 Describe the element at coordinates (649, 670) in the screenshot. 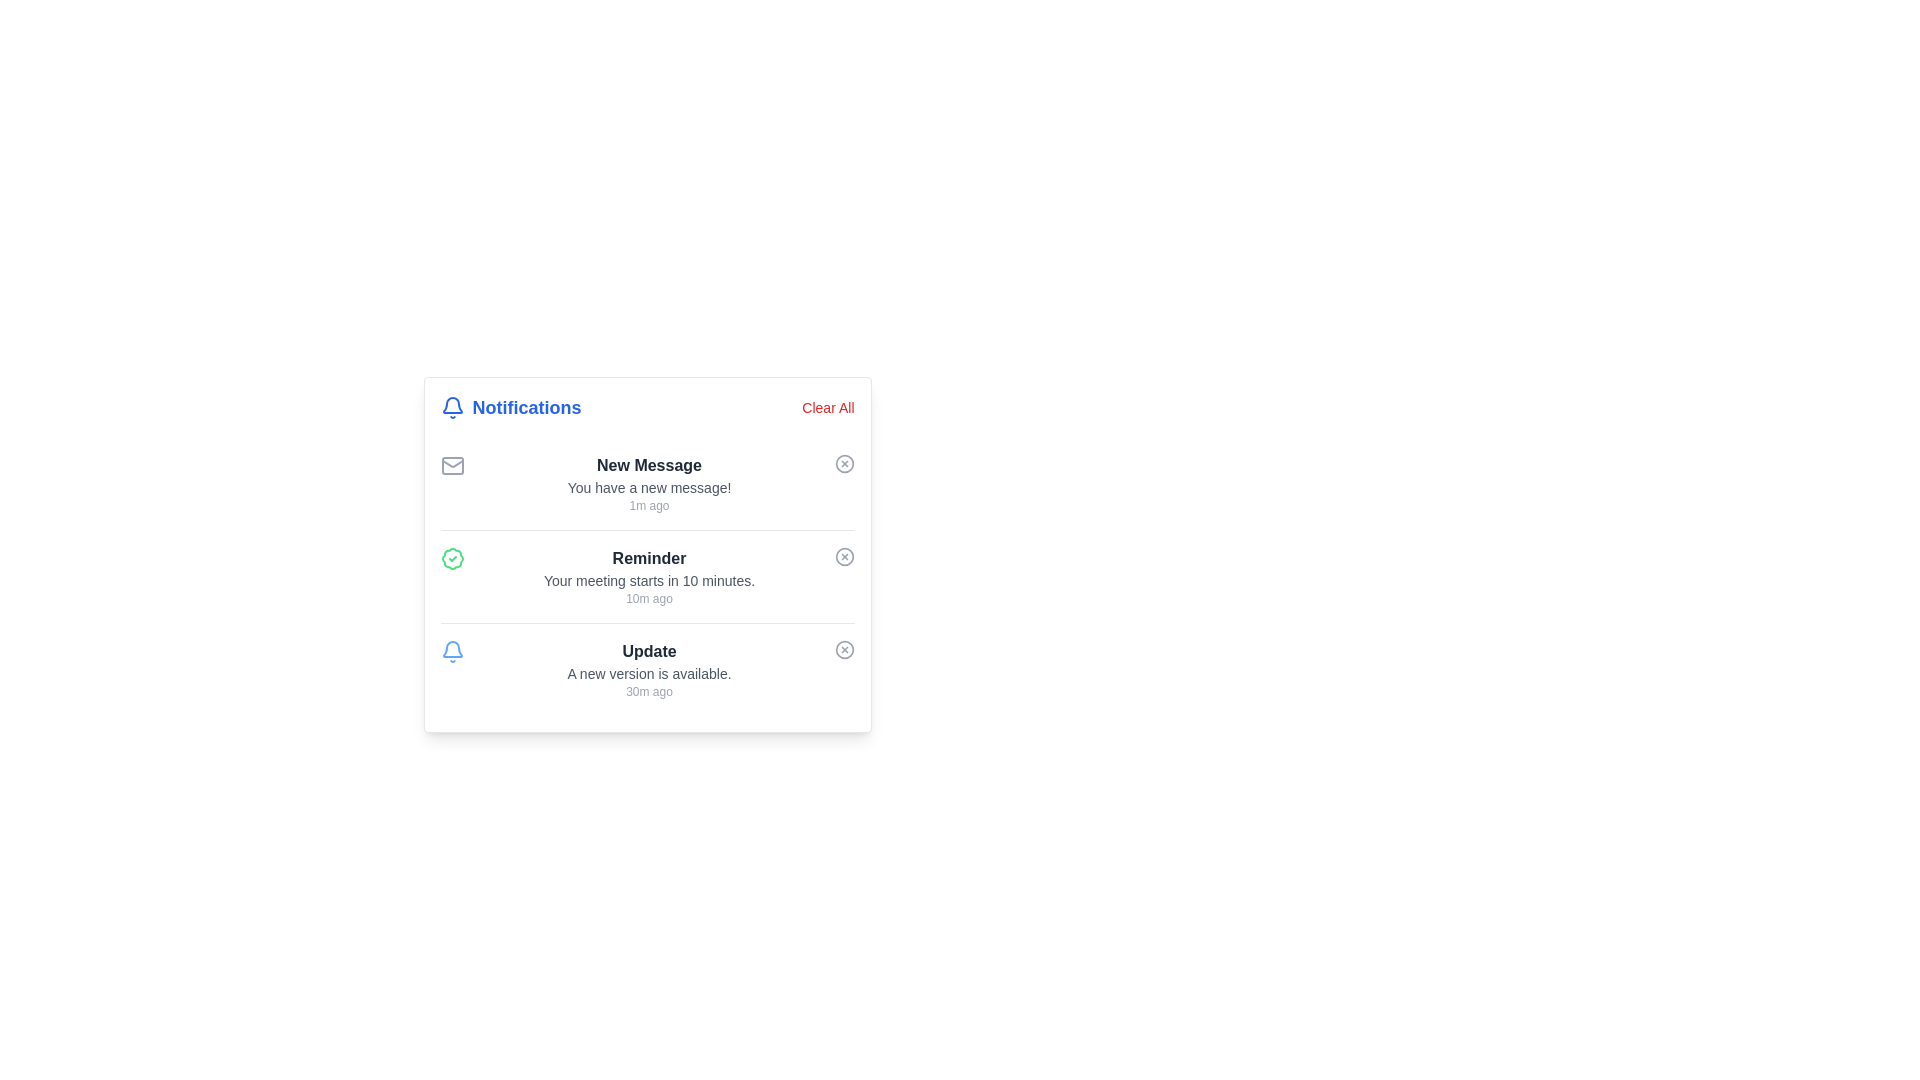

I see `the notification entry that provides information about a software update, located in the third position of the vertical list within the notification panel` at that location.